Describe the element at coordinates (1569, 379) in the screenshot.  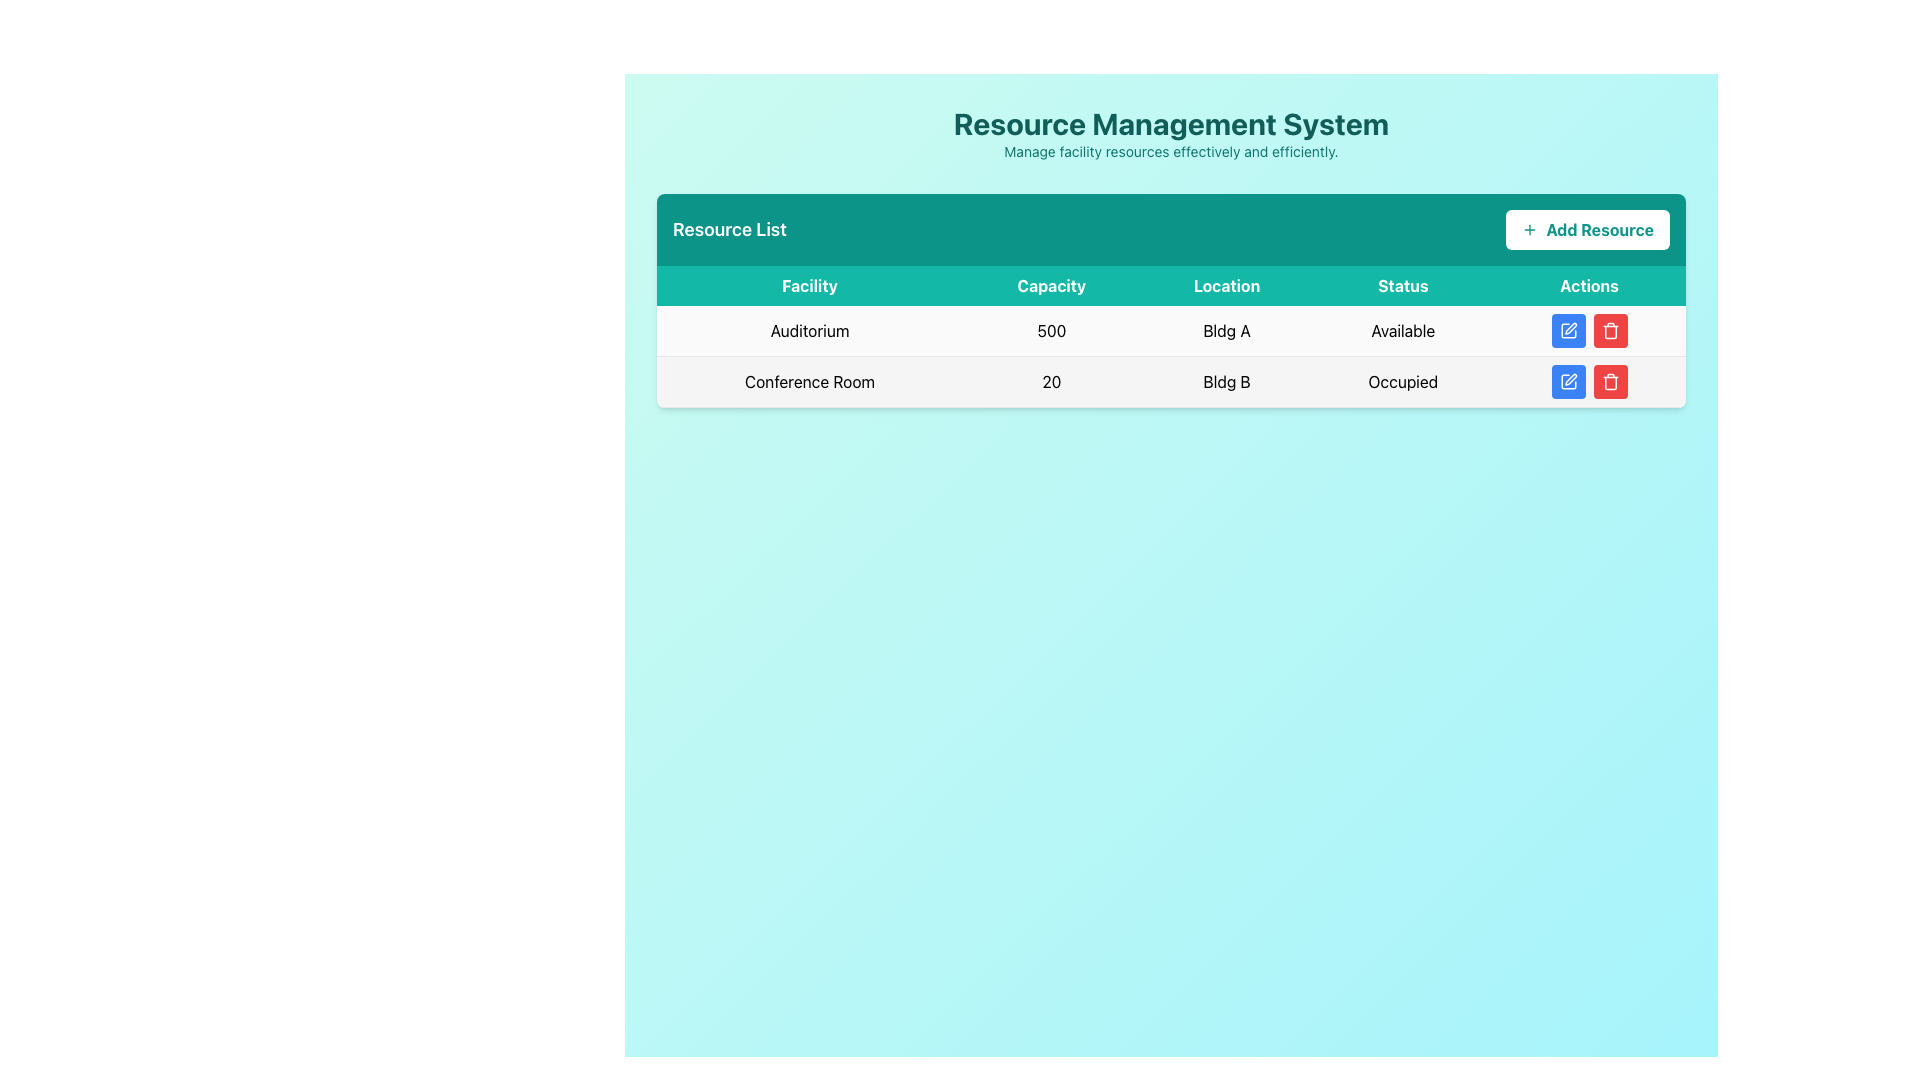
I see `the pen icon button in the Actions column of the Conference Room row` at that location.